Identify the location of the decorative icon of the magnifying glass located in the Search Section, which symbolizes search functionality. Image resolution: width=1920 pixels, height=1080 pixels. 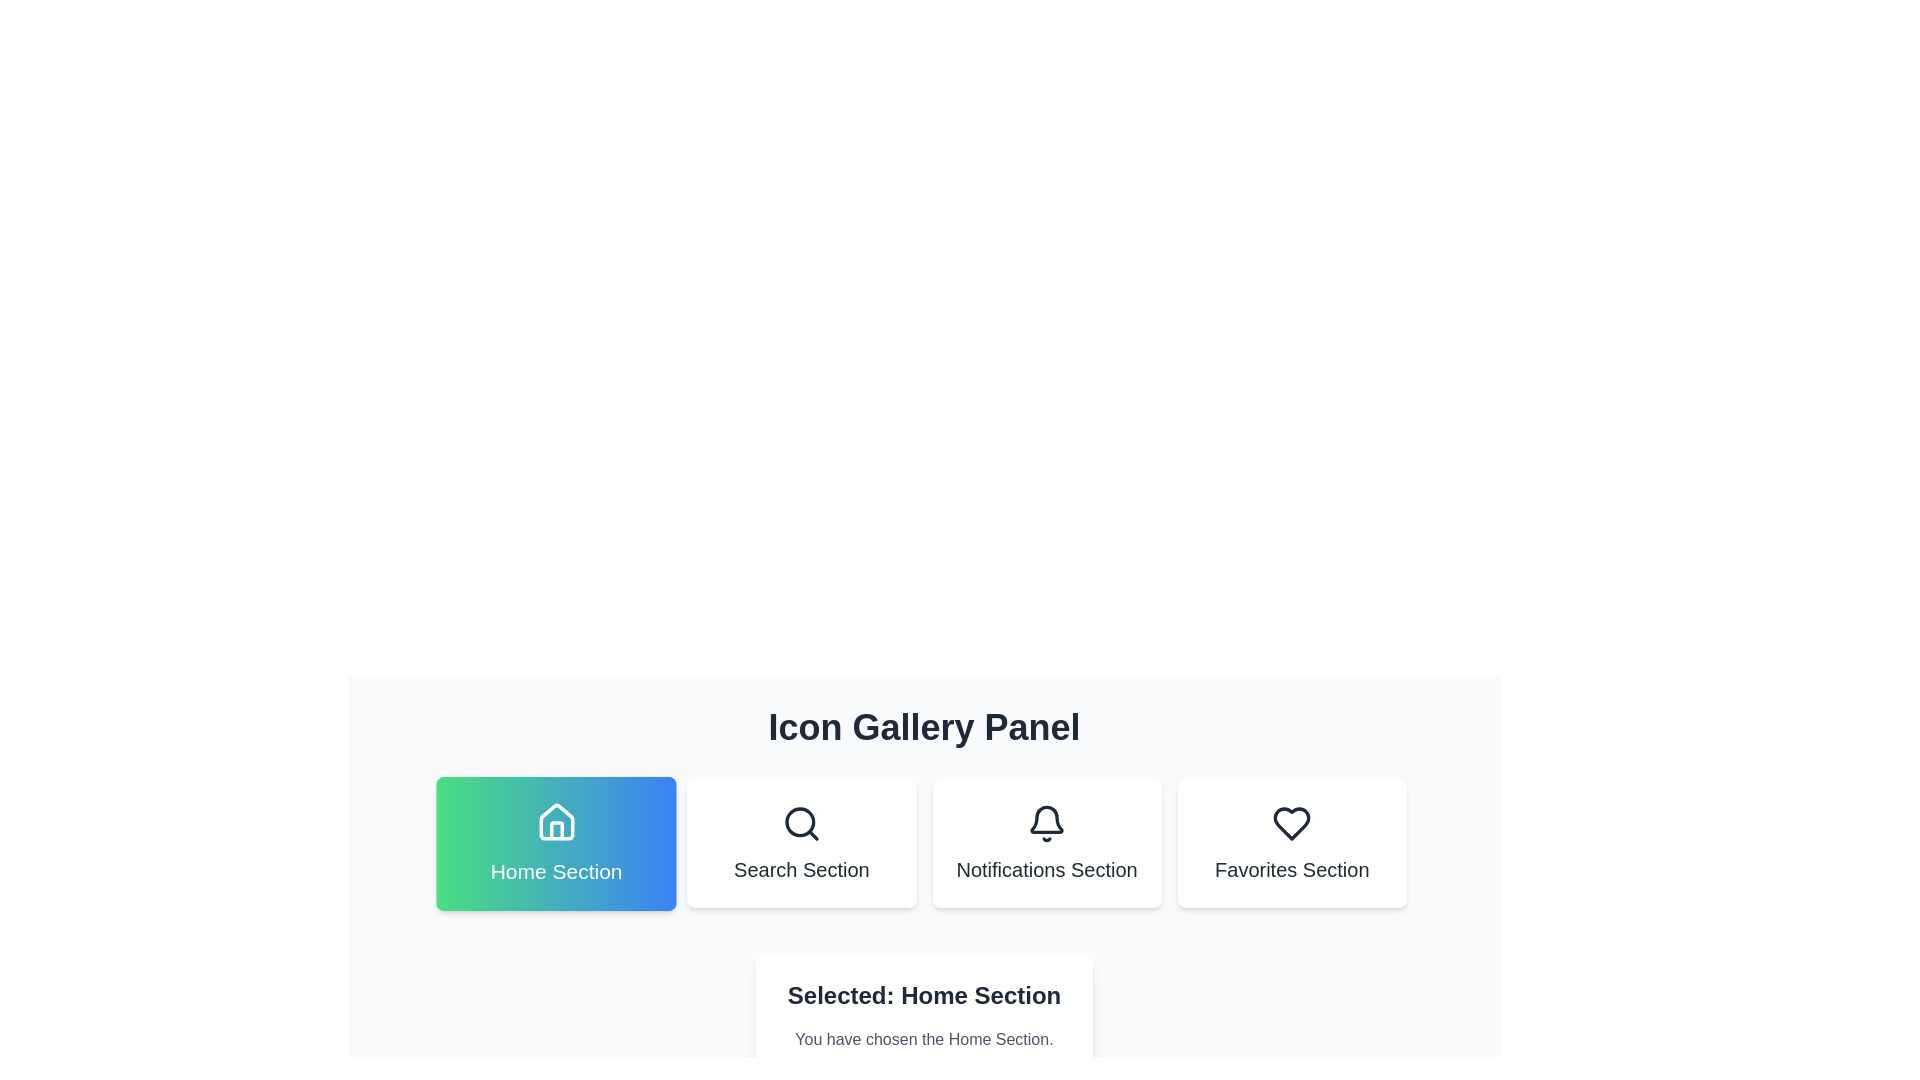
(800, 822).